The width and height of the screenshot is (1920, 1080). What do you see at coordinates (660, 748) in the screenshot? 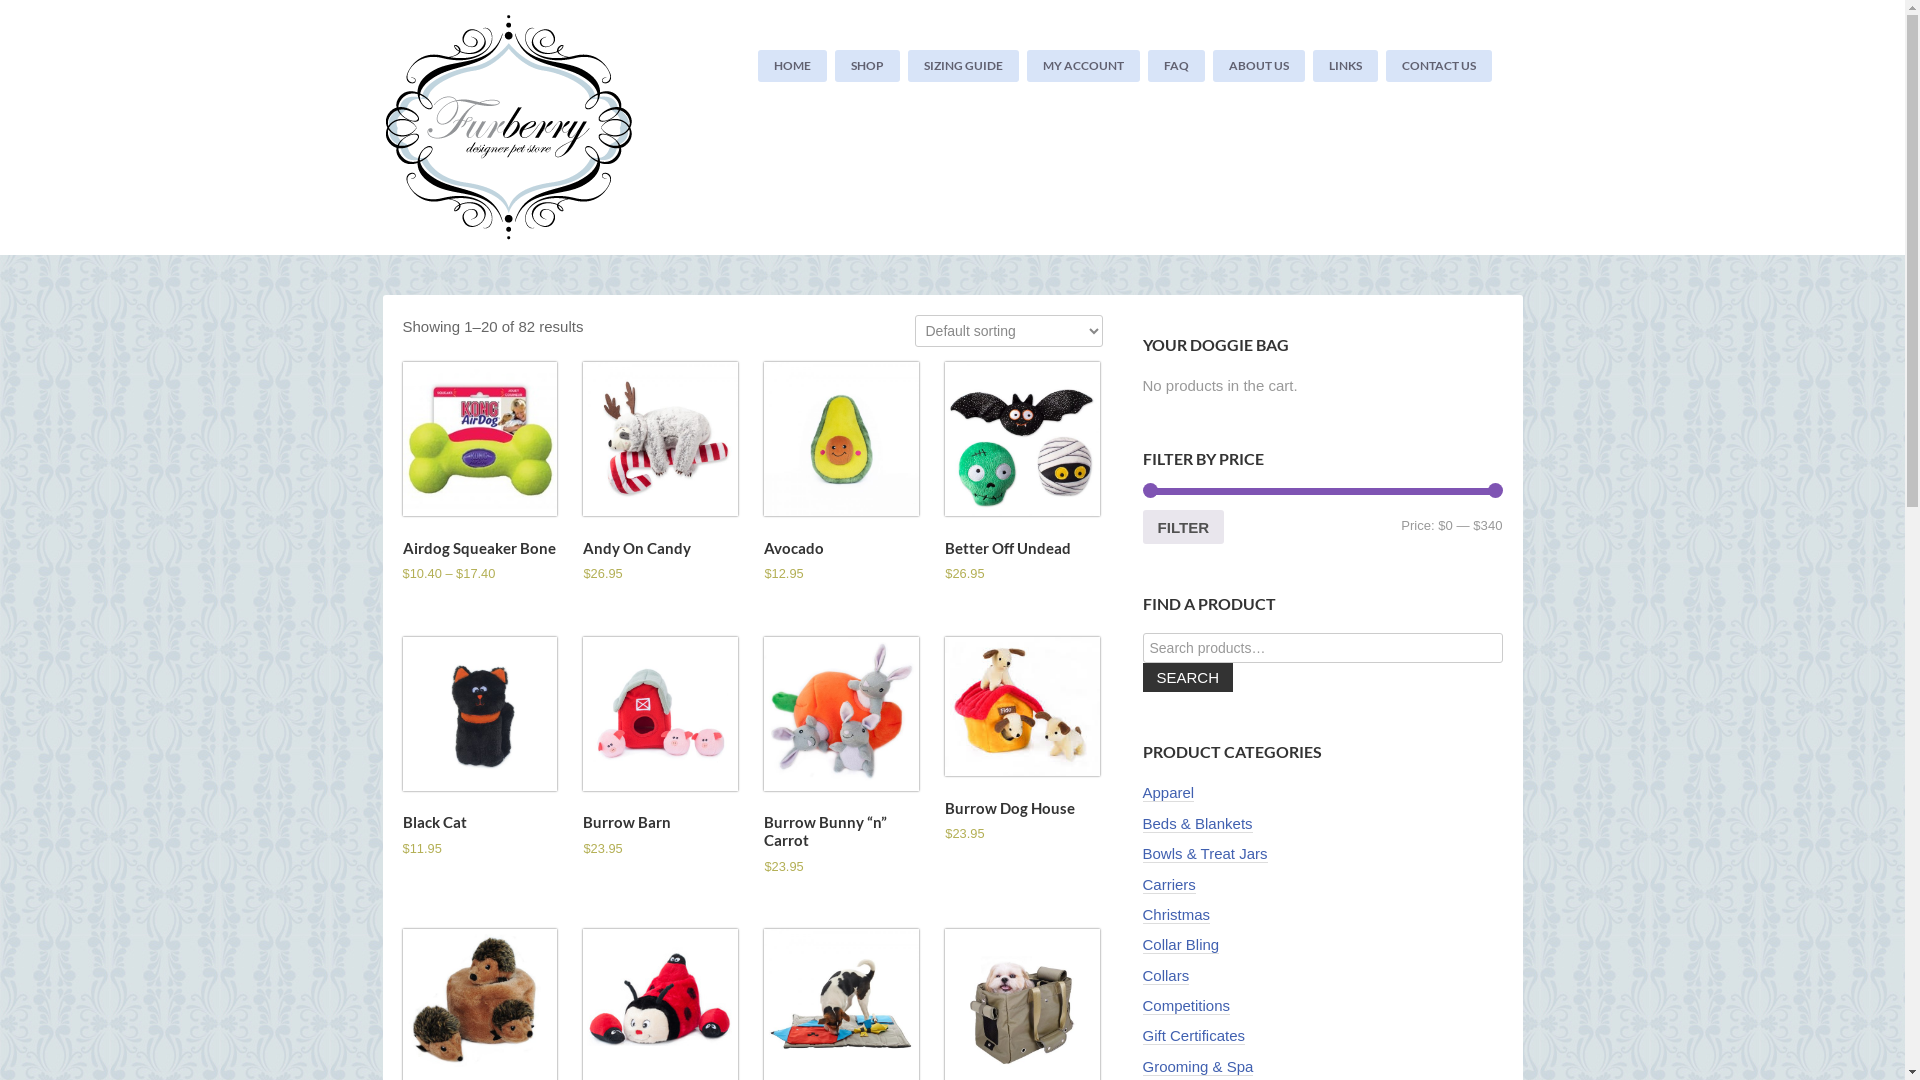
I see `'Burrow Barn` at bounding box center [660, 748].